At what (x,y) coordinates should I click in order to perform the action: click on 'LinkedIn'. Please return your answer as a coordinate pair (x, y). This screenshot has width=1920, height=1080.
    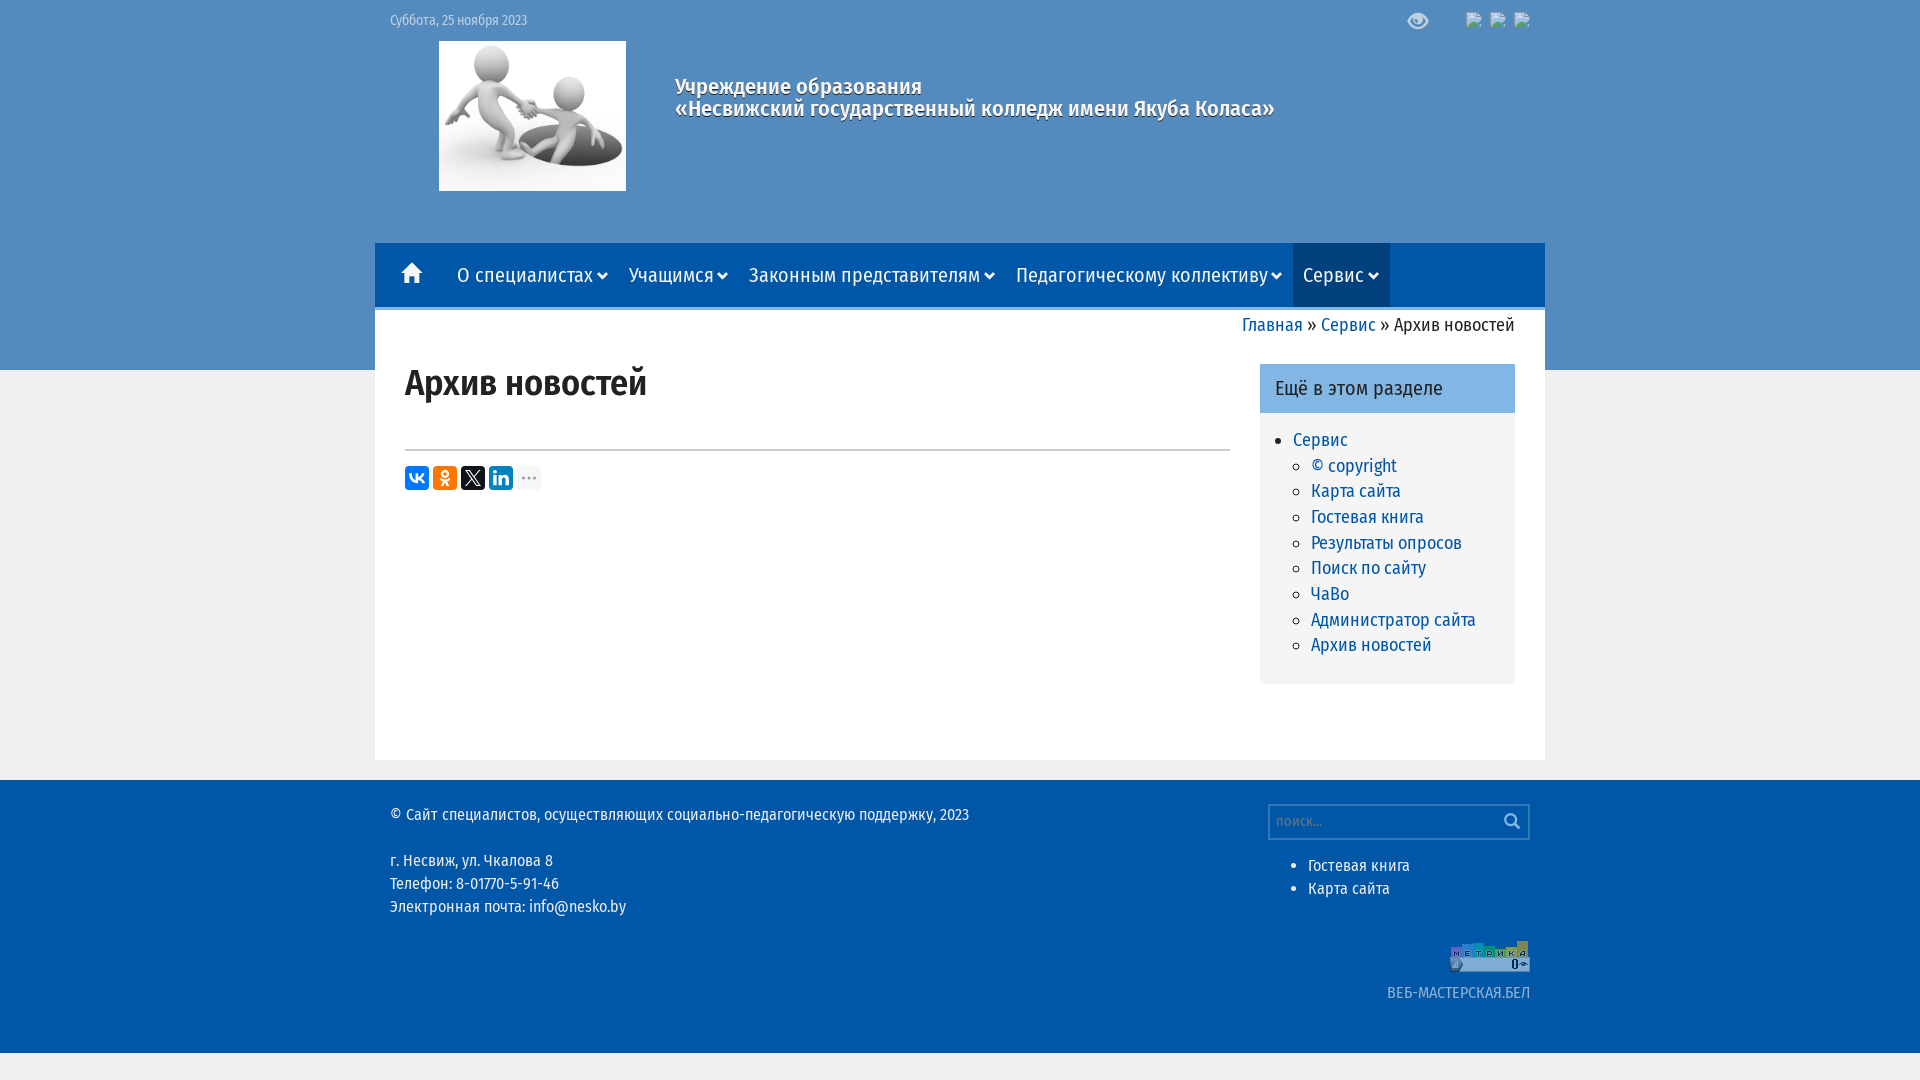
    Looking at the image, I should click on (500, 478).